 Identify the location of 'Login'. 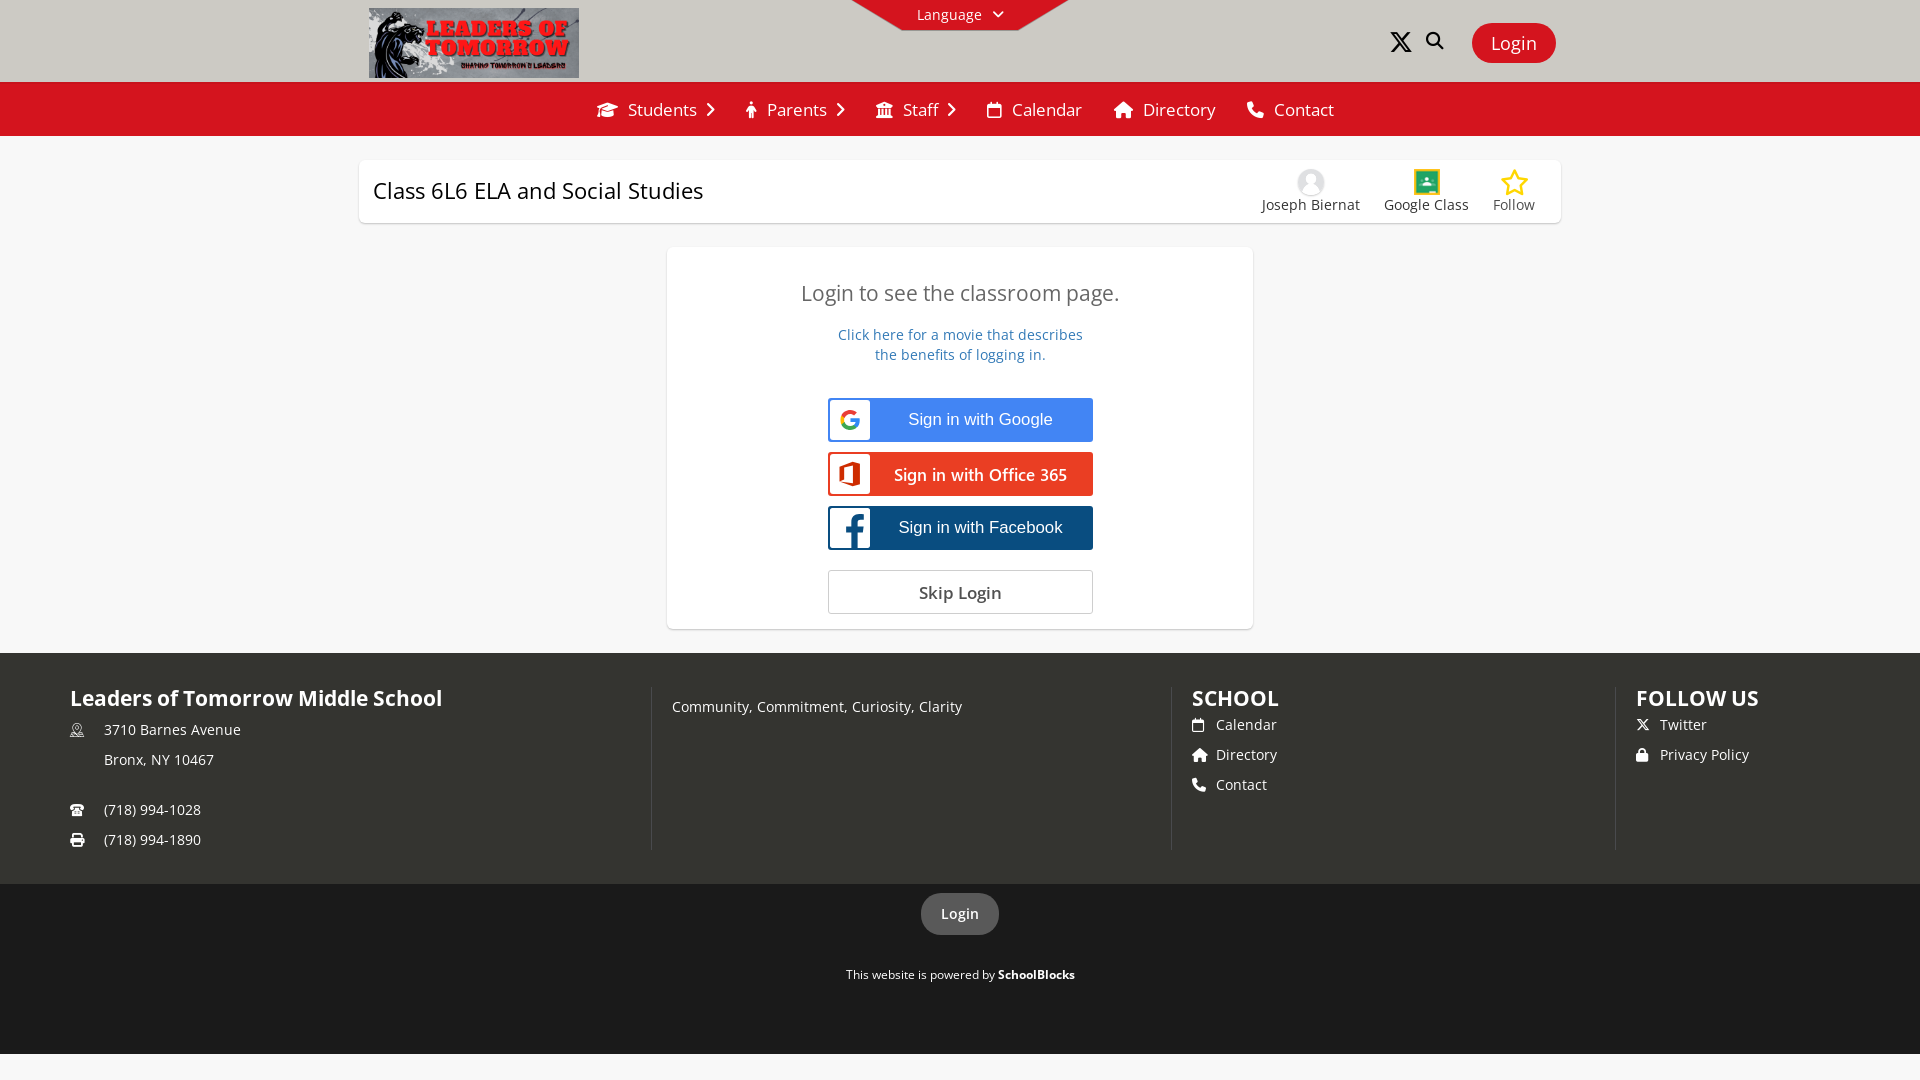
(920, 914).